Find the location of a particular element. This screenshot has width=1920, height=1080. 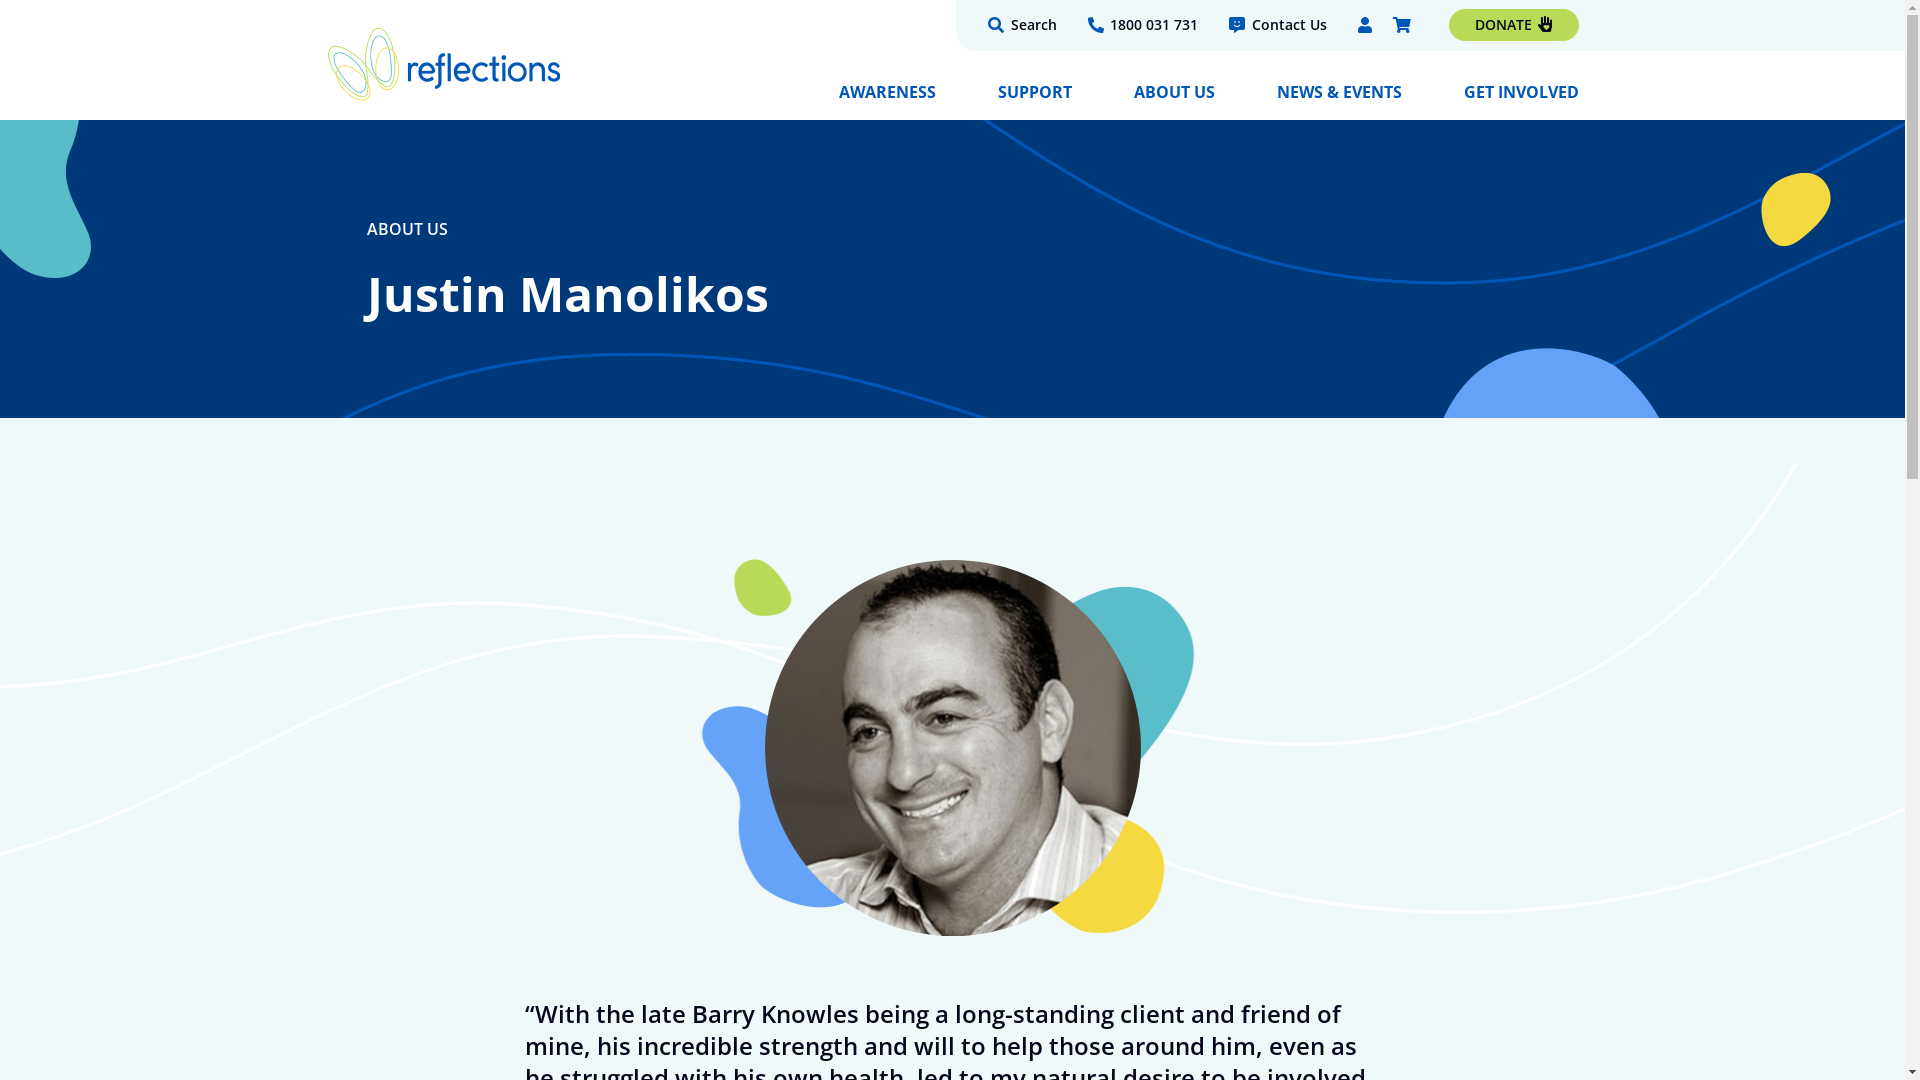

'DONATE' is located at coordinates (1512, 24).